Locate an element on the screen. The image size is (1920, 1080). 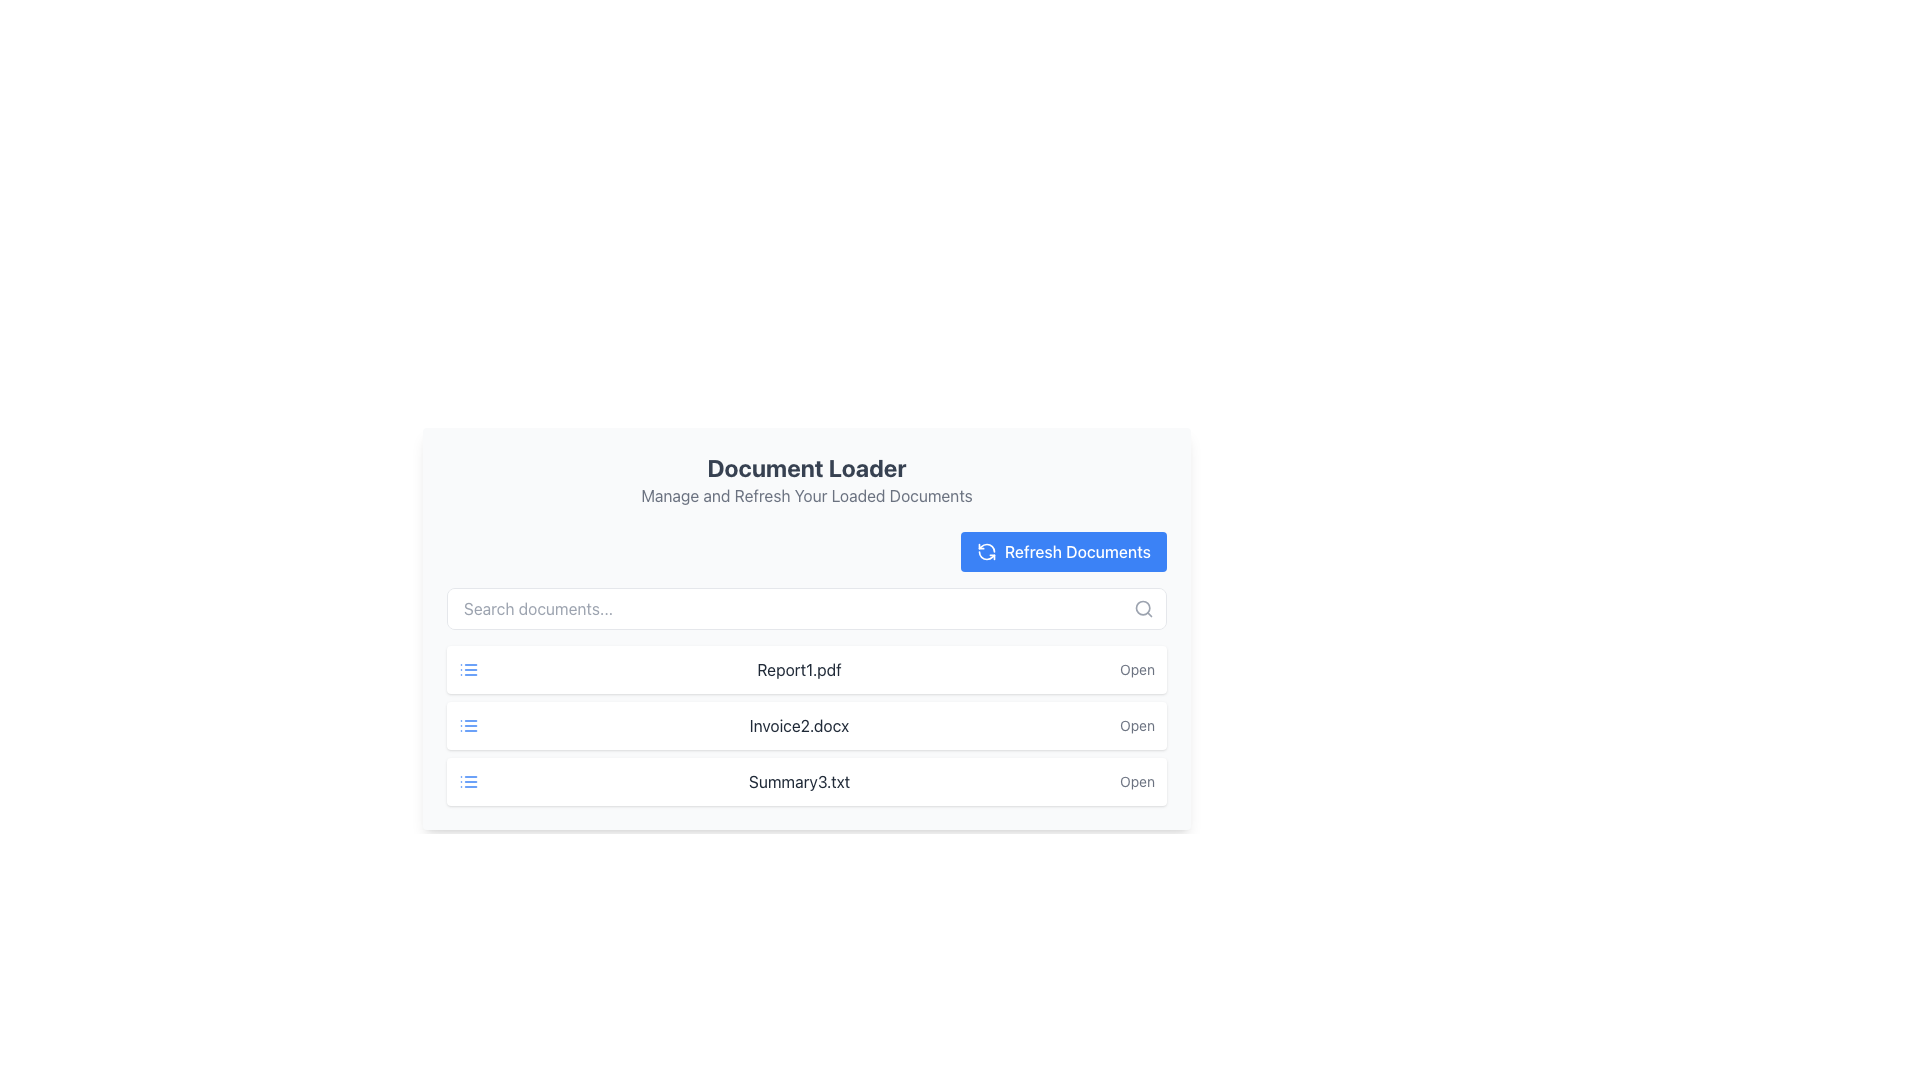
the refresh button located in the upper right section of the interface is located at coordinates (1062, 551).